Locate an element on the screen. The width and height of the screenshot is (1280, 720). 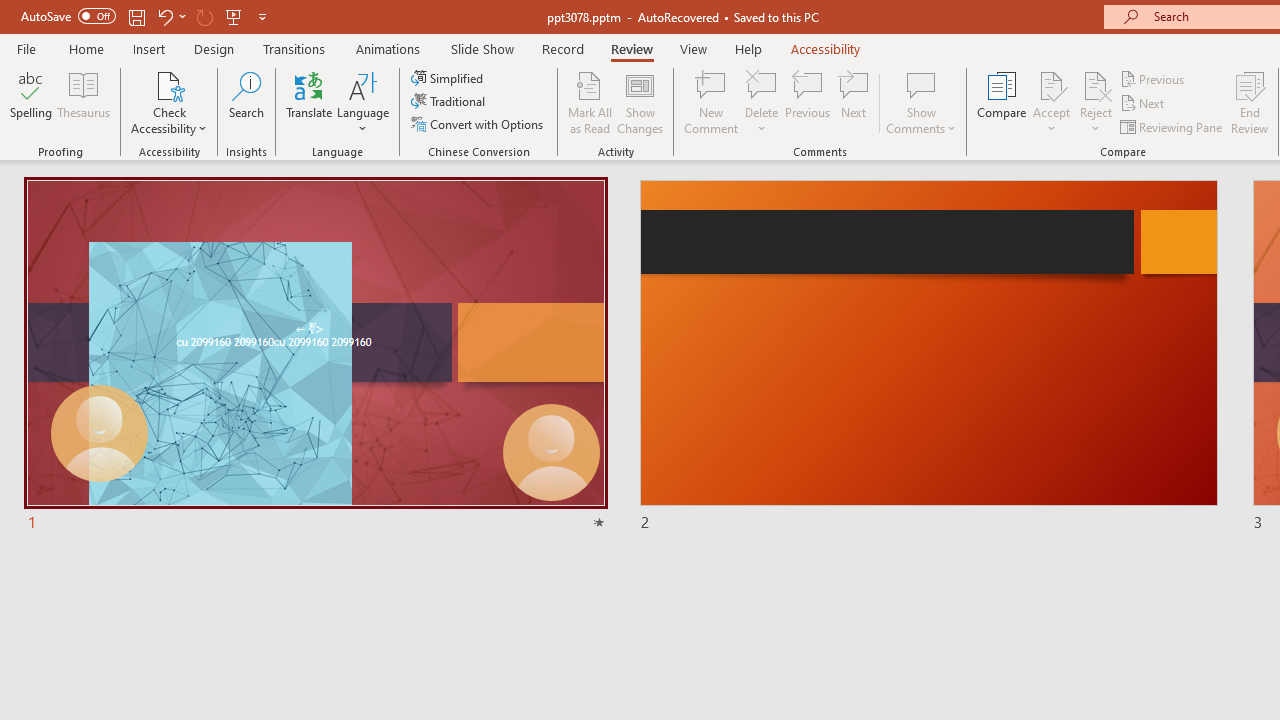
'File Tab' is located at coordinates (26, 47).